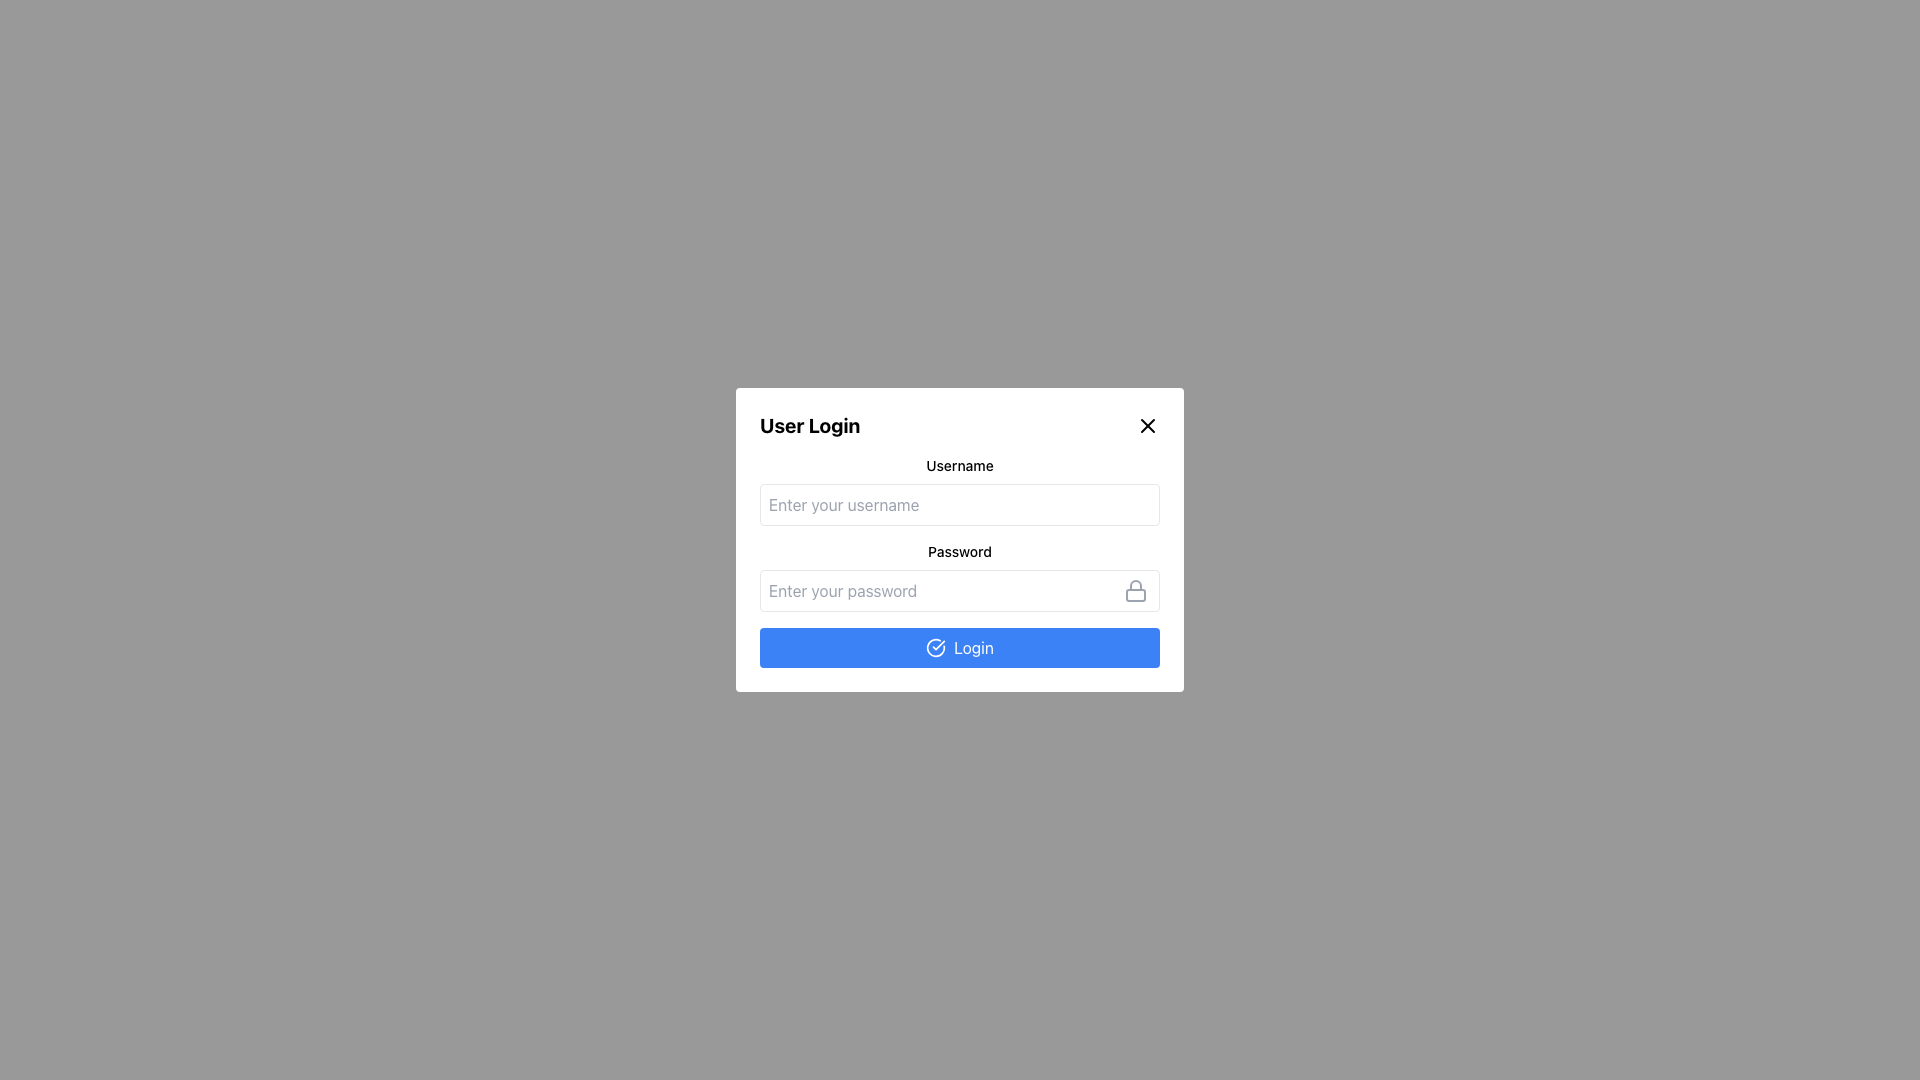 This screenshot has height=1080, width=1920. Describe the element at coordinates (1147, 424) in the screenshot. I see `the diagonal line of the 'X' shaped close button in the top-right corner of the login modal, which serves as a visual indicator for closing the dialog box` at that location.